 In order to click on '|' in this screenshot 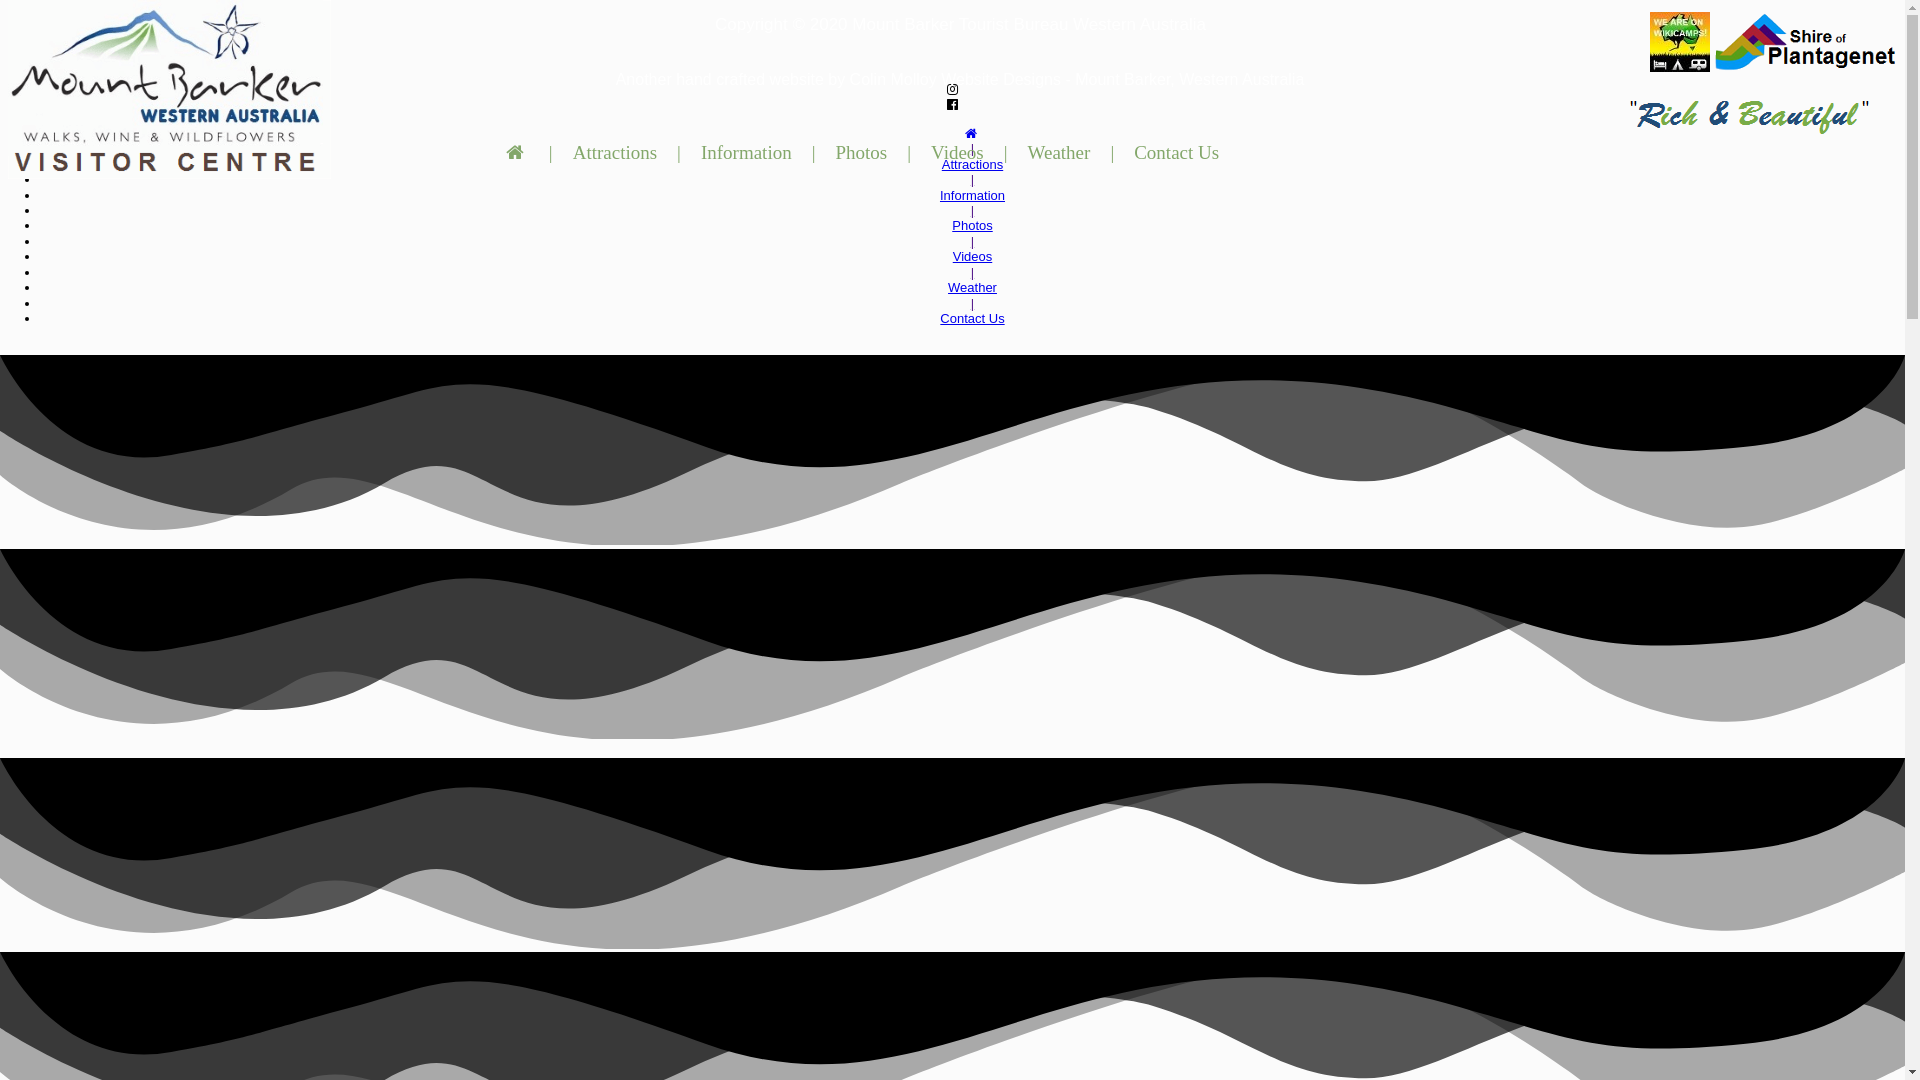, I will do `click(972, 210)`.